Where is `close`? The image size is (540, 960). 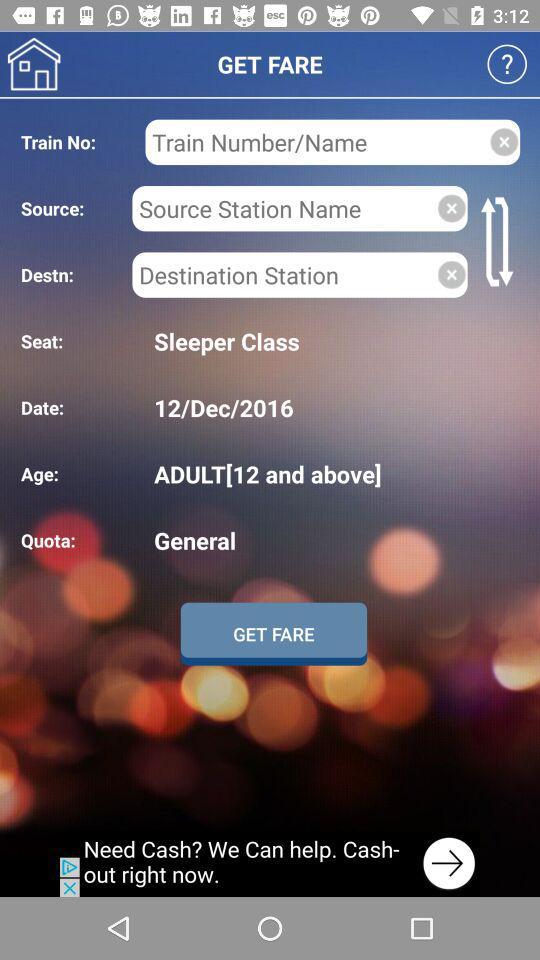 close is located at coordinates (503, 141).